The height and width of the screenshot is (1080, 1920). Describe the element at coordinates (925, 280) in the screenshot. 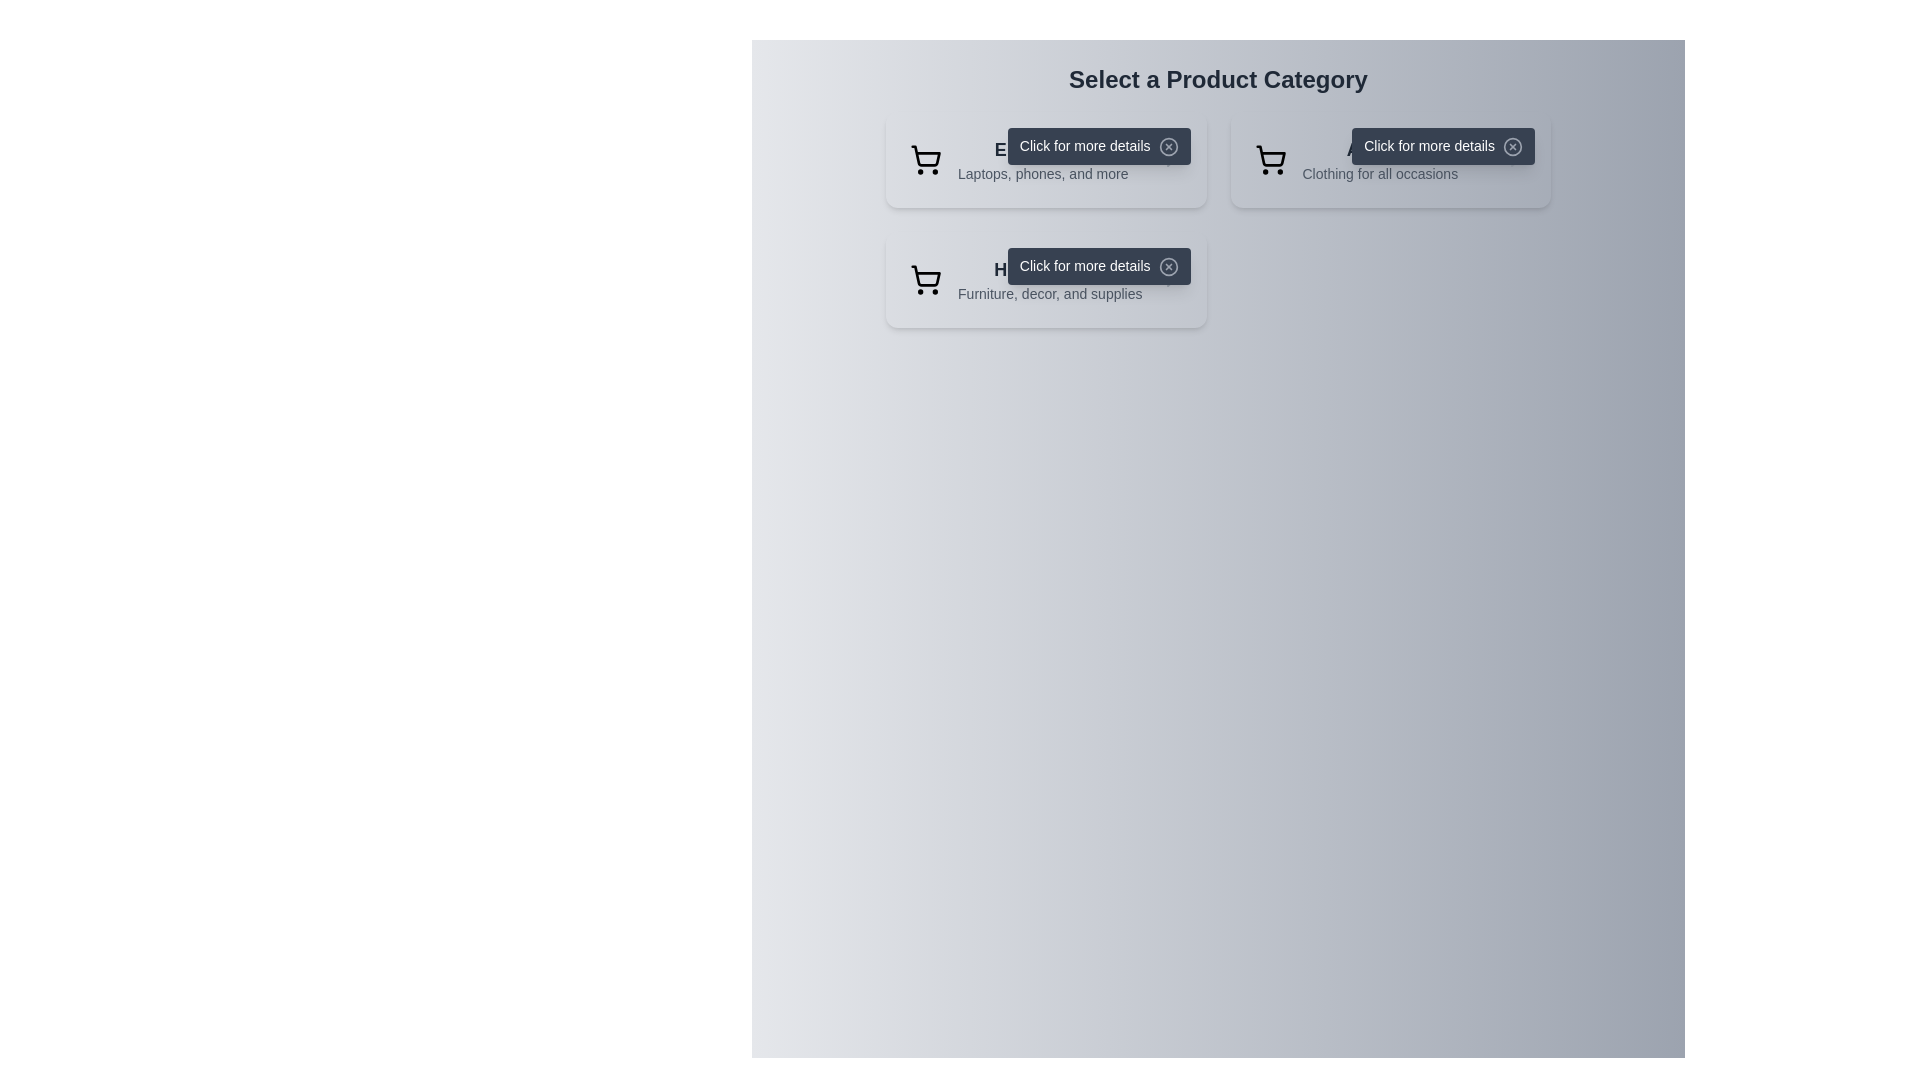

I see `the shopping cart icon that represents the 'Home Goods' section, located to the left of the 'Home Goods' text in the card layout for the 'Furniture, decor, and supplies' category` at that location.